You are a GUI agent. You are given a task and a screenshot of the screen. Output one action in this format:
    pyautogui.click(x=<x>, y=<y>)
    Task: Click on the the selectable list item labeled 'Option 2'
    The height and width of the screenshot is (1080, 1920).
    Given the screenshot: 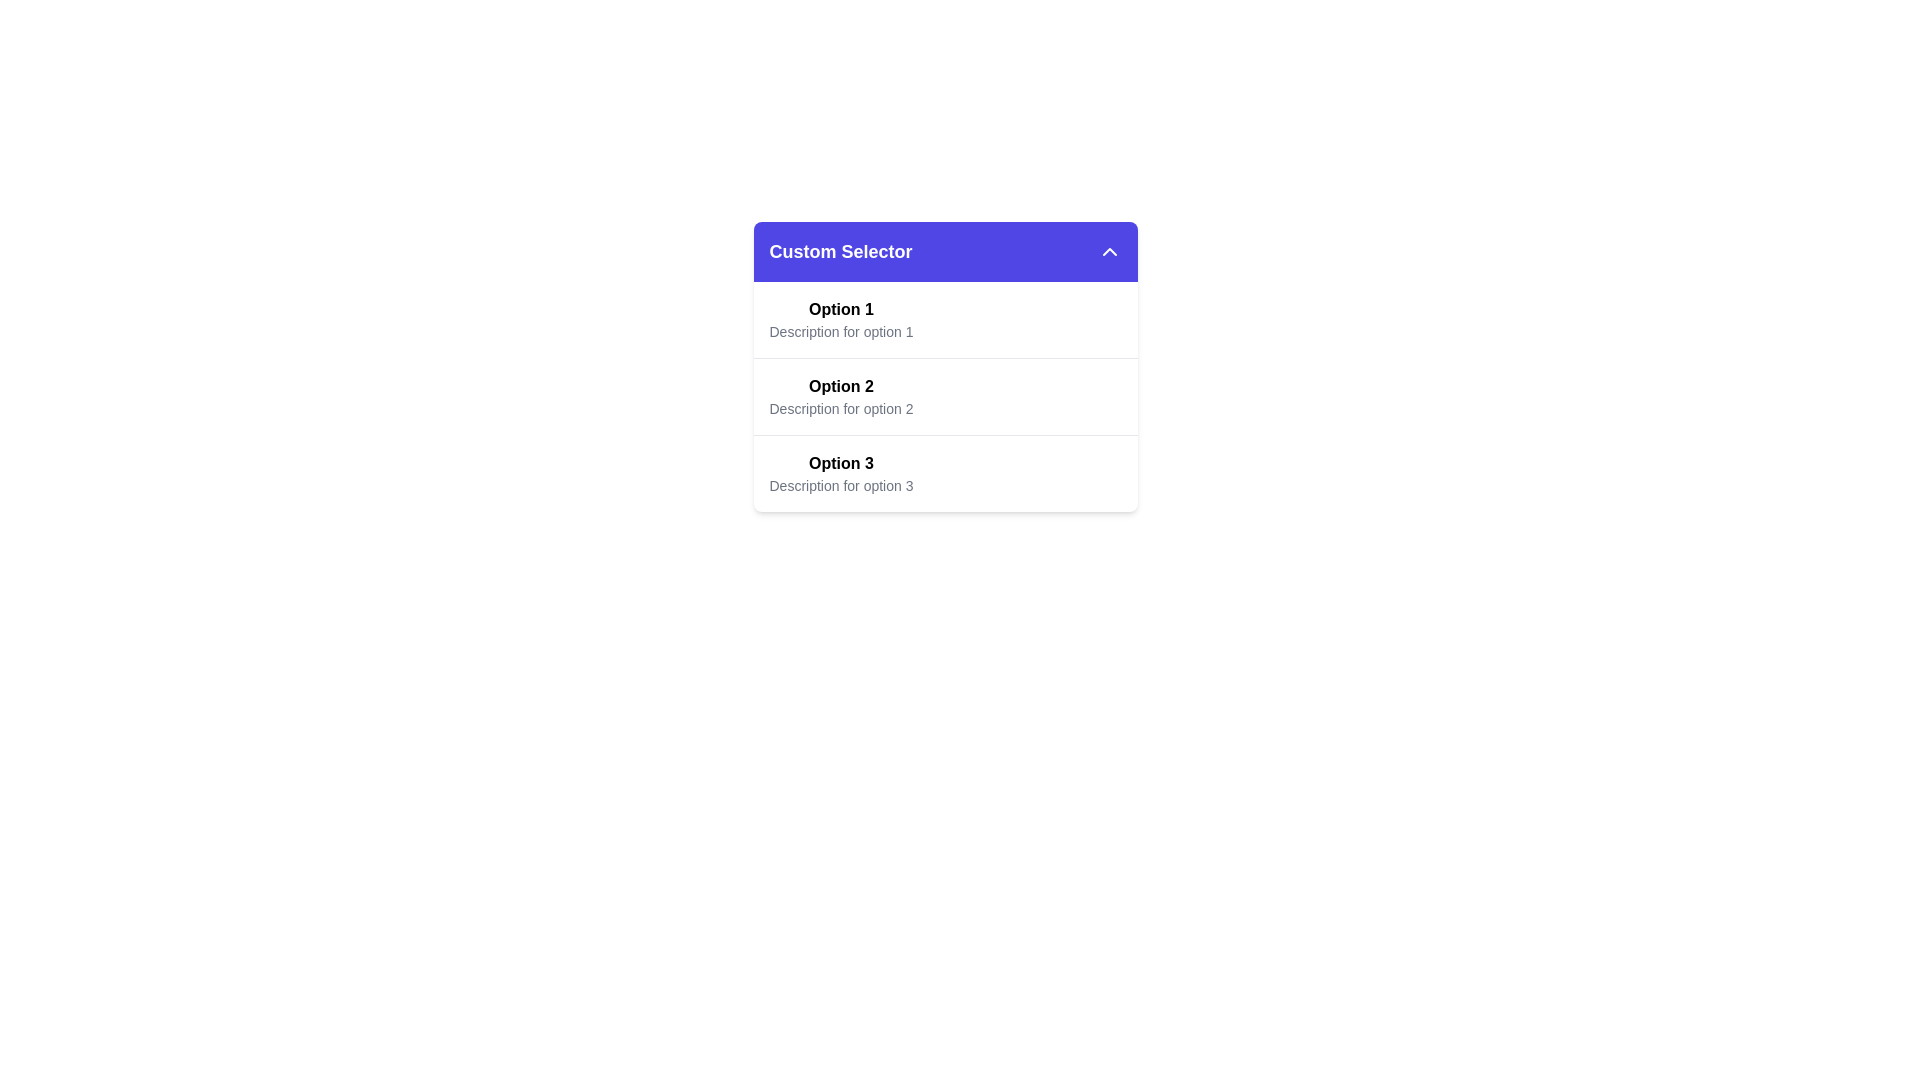 What is the action you would take?
    pyautogui.click(x=944, y=396)
    